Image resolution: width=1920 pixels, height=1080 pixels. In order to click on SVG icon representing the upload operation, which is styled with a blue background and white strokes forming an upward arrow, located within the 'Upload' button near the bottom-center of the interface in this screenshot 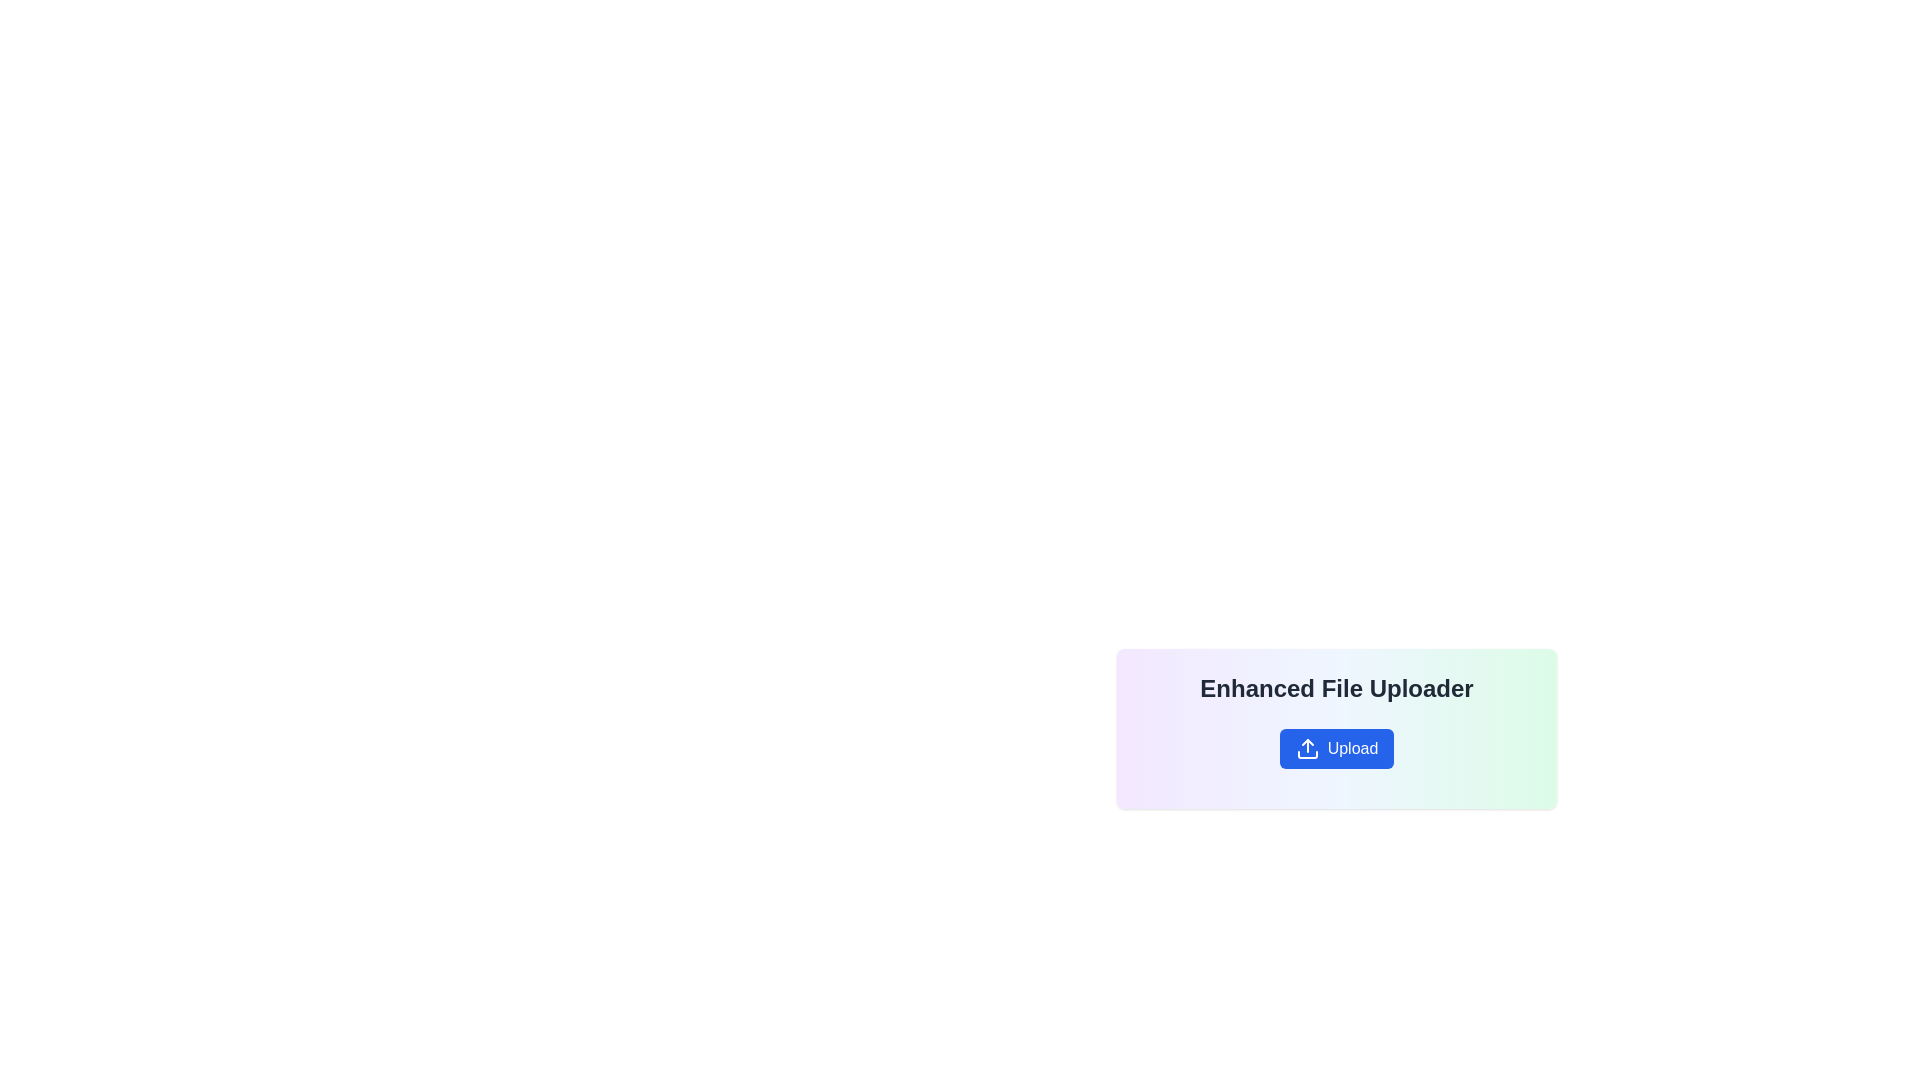, I will do `click(1307, 748)`.